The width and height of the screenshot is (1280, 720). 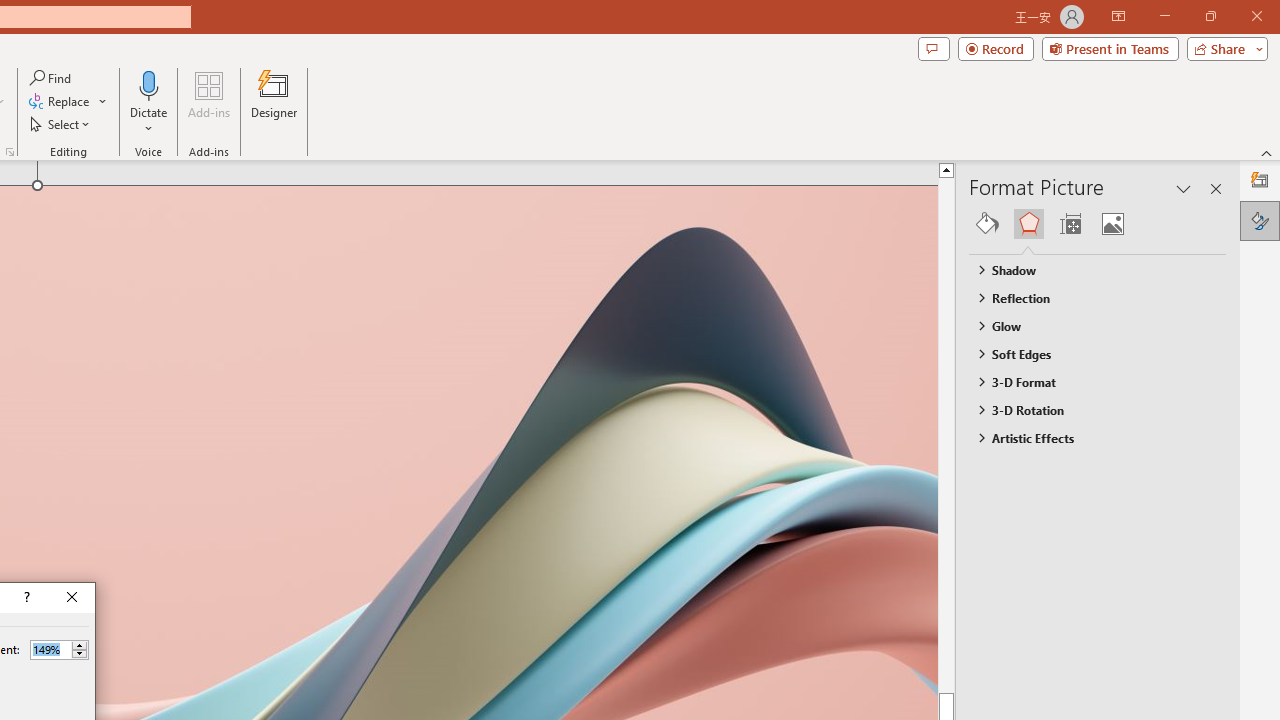 What do you see at coordinates (25, 596) in the screenshot?
I see `'Context help'` at bounding box center [25, 596].